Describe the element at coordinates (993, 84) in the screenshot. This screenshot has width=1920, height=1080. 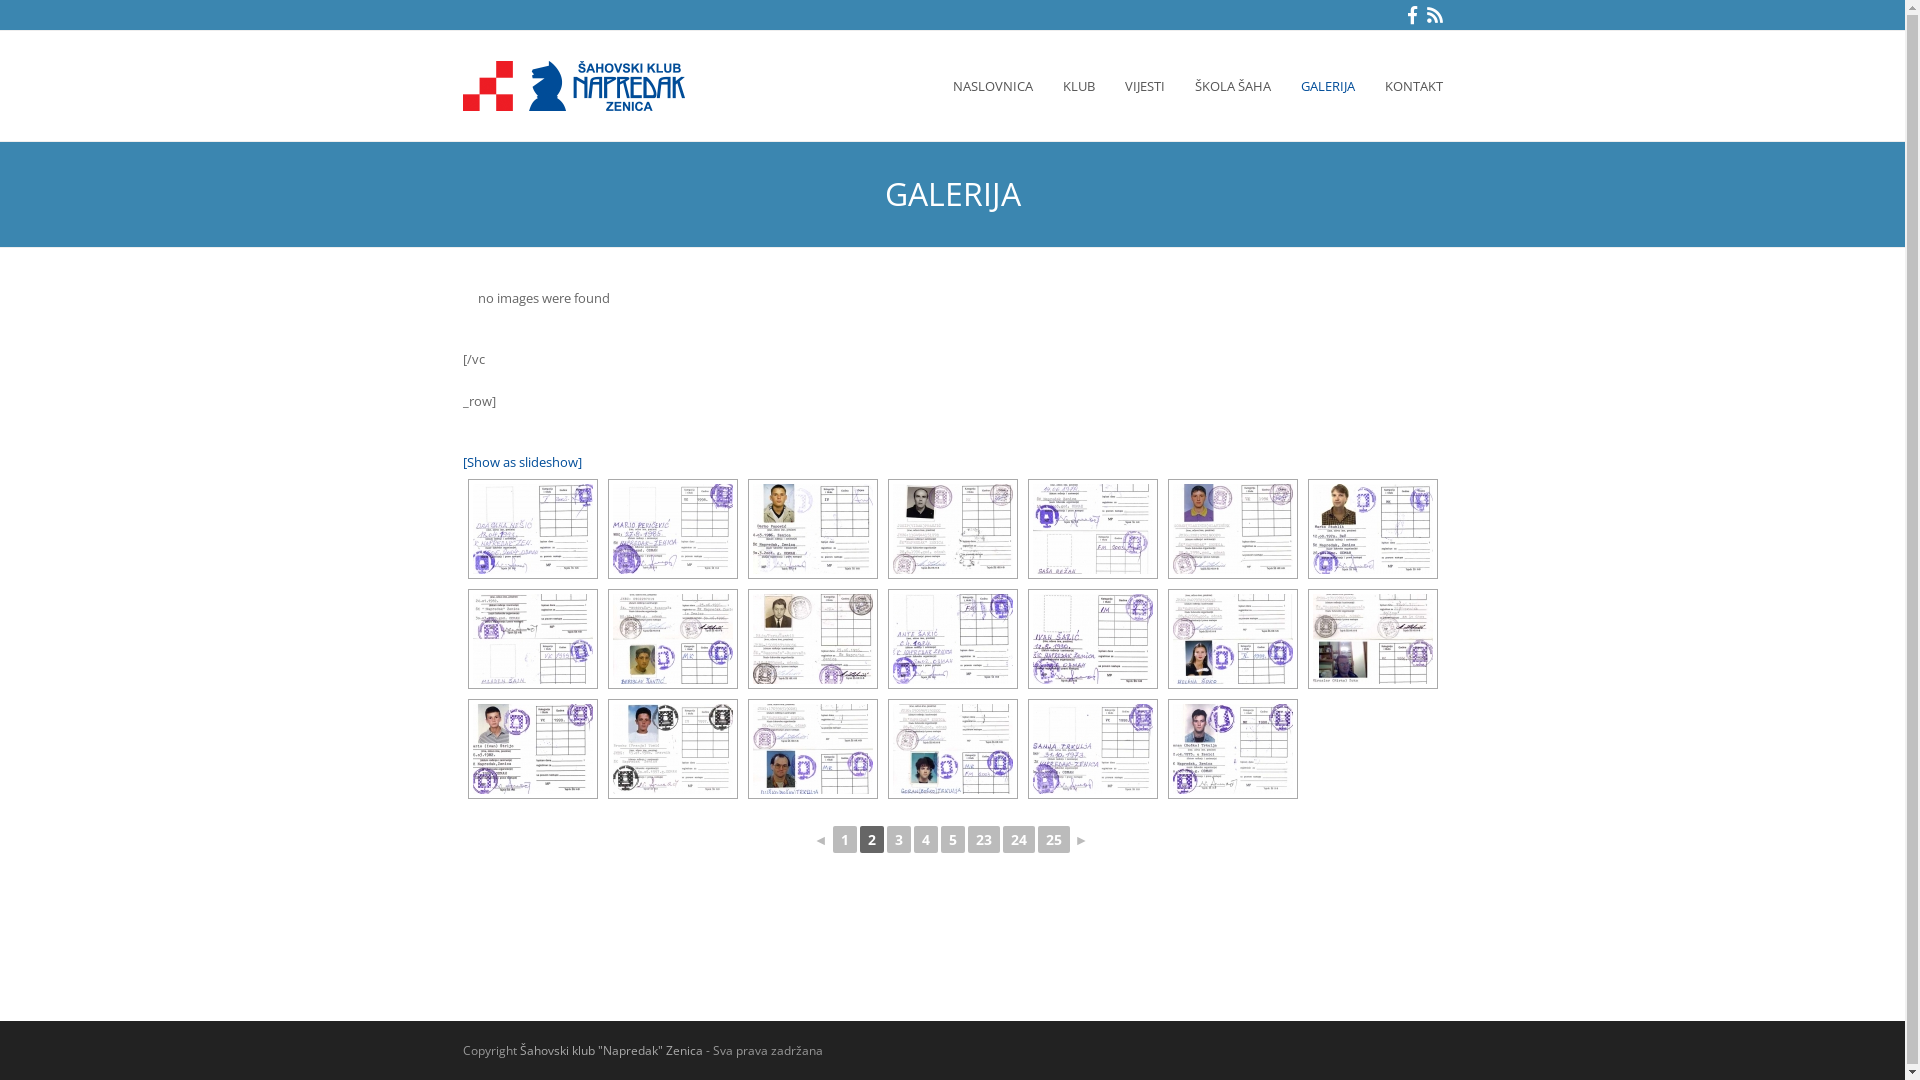
I see `'NASLOVNICA'` at that location.